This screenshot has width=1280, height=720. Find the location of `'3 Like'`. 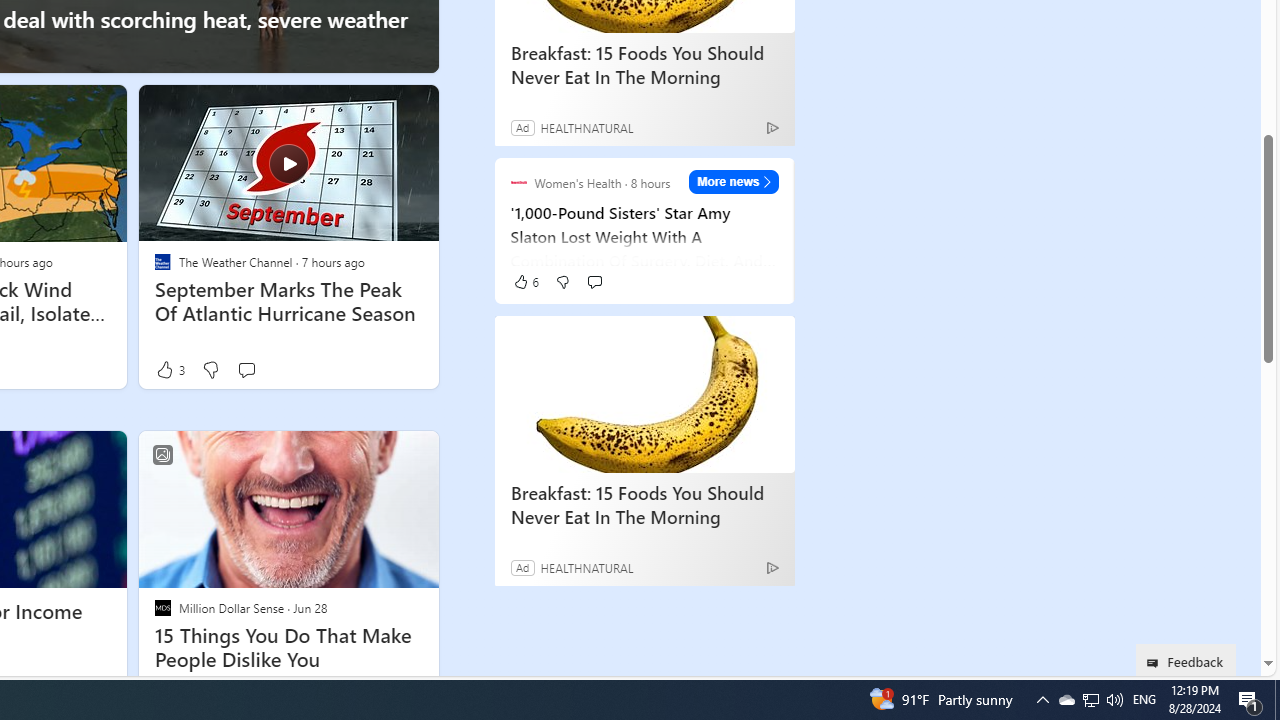

'3 Like' is located at coordinates (169, 369).